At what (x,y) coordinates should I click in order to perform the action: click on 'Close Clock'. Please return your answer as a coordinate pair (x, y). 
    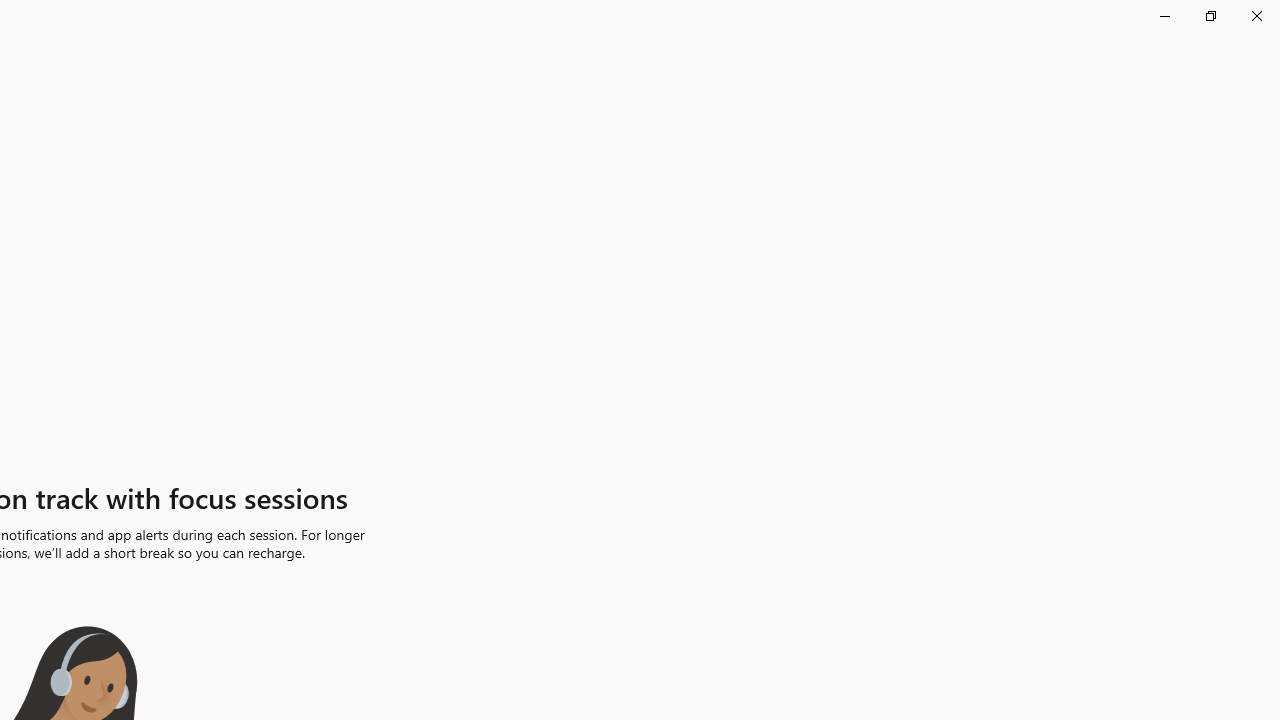
    Looking at the image, I should click on (1255, 15).